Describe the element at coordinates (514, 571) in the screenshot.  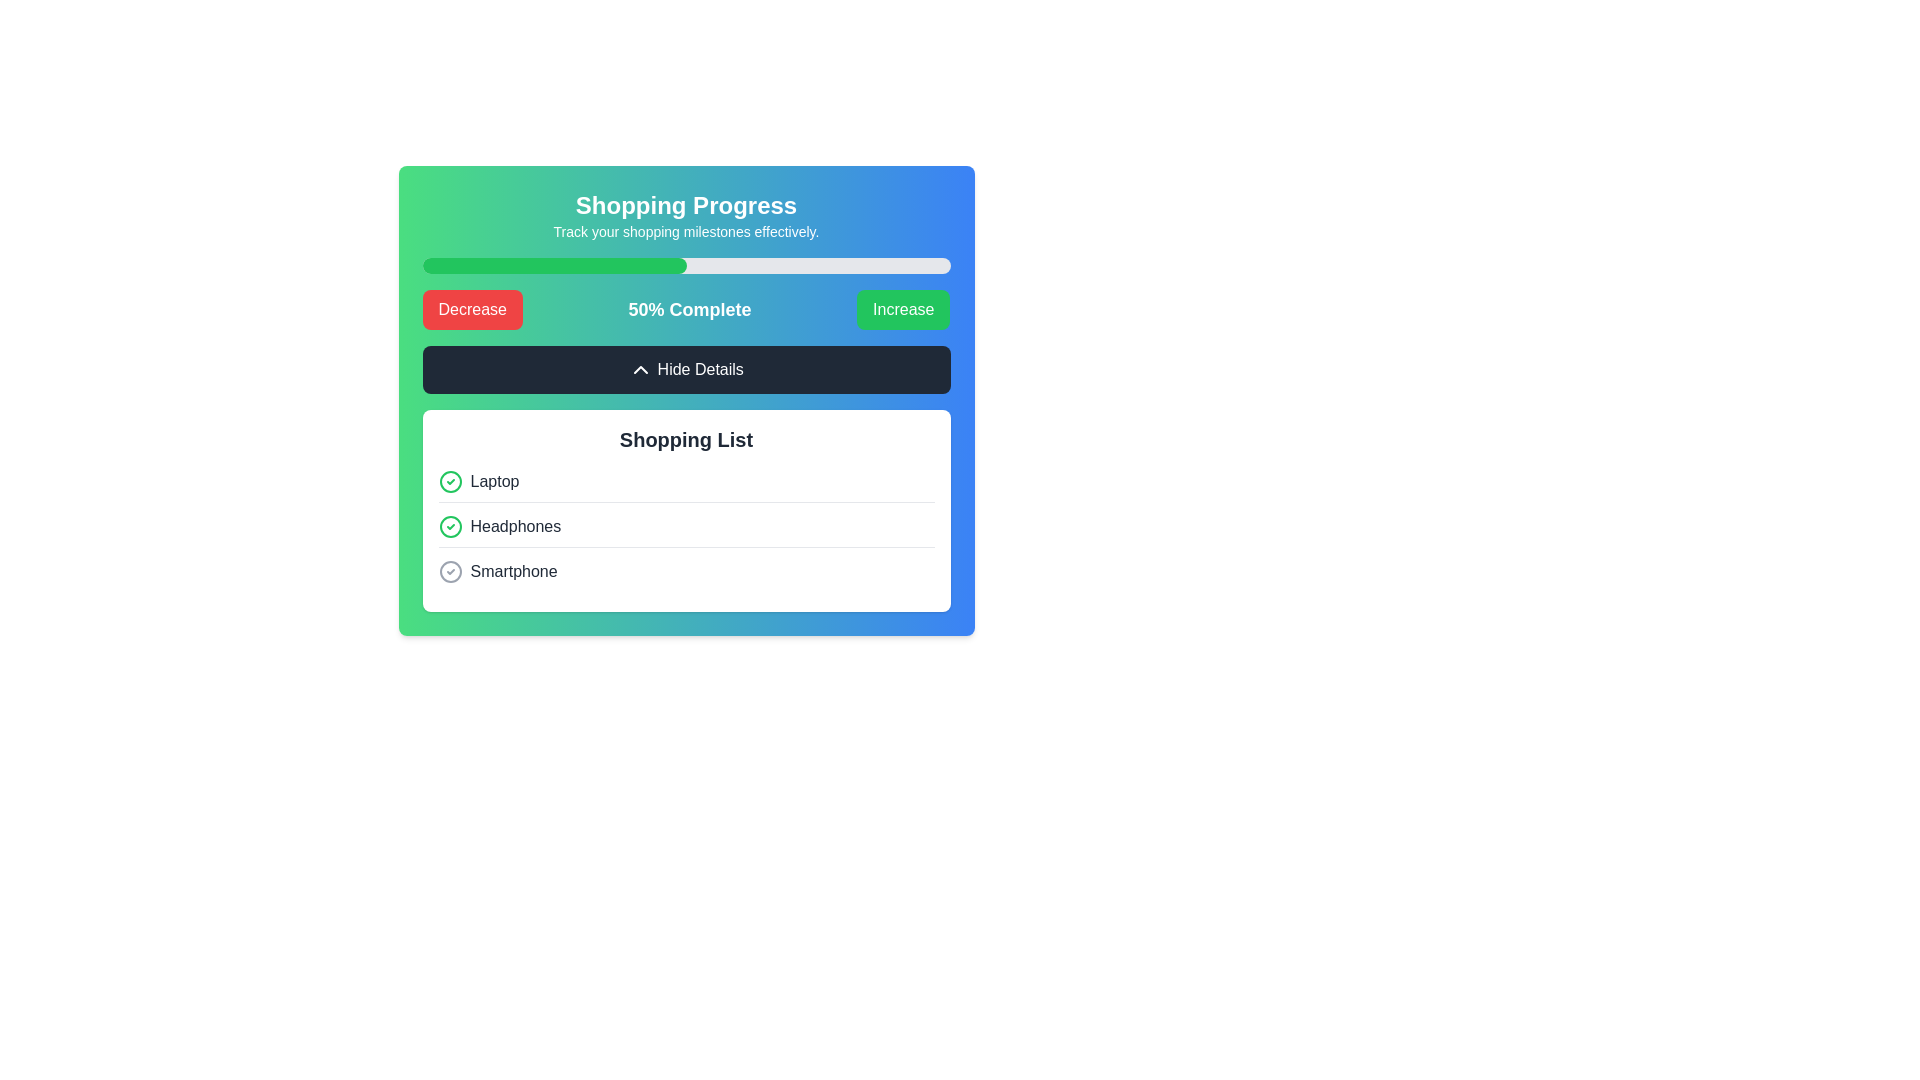
I see `the text label displaying 'Smartphone'` at that location.